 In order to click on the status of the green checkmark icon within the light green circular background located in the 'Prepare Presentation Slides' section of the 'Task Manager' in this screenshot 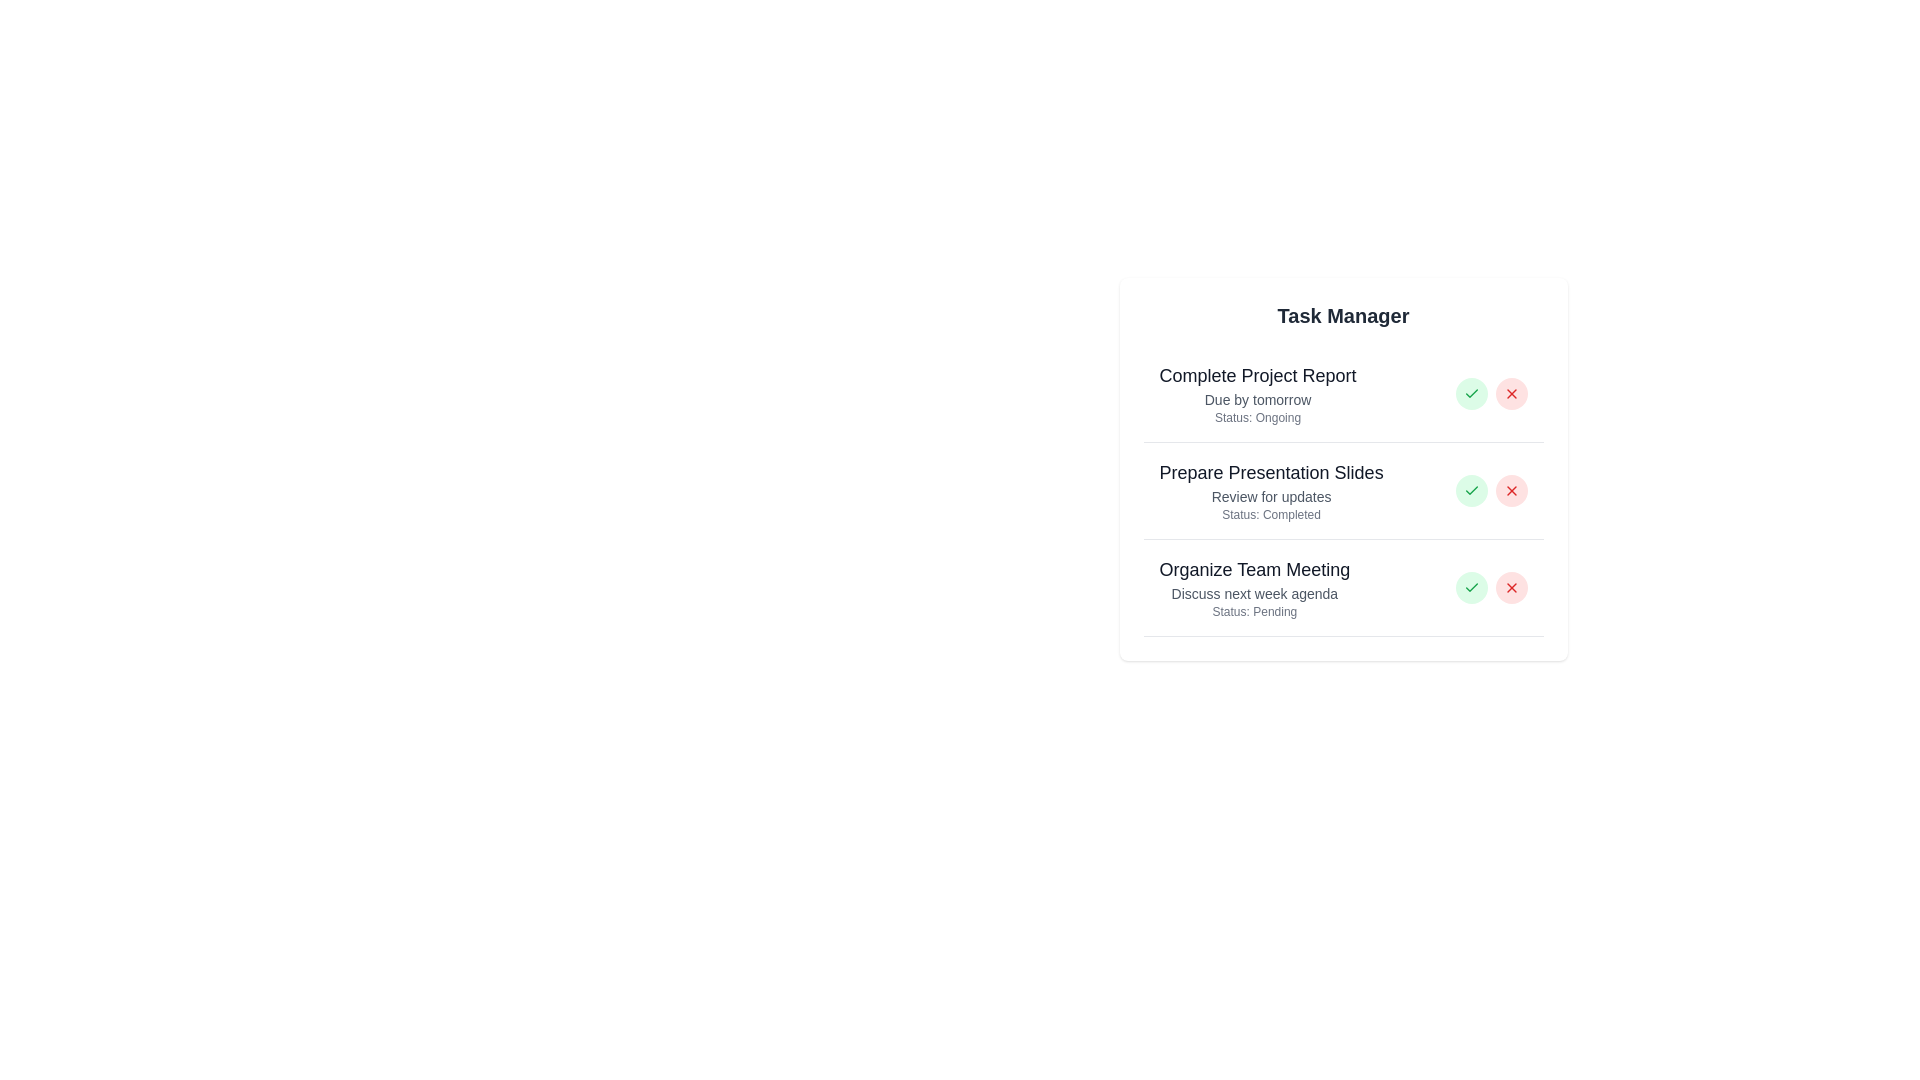, I will do `click(1471, 393)`.